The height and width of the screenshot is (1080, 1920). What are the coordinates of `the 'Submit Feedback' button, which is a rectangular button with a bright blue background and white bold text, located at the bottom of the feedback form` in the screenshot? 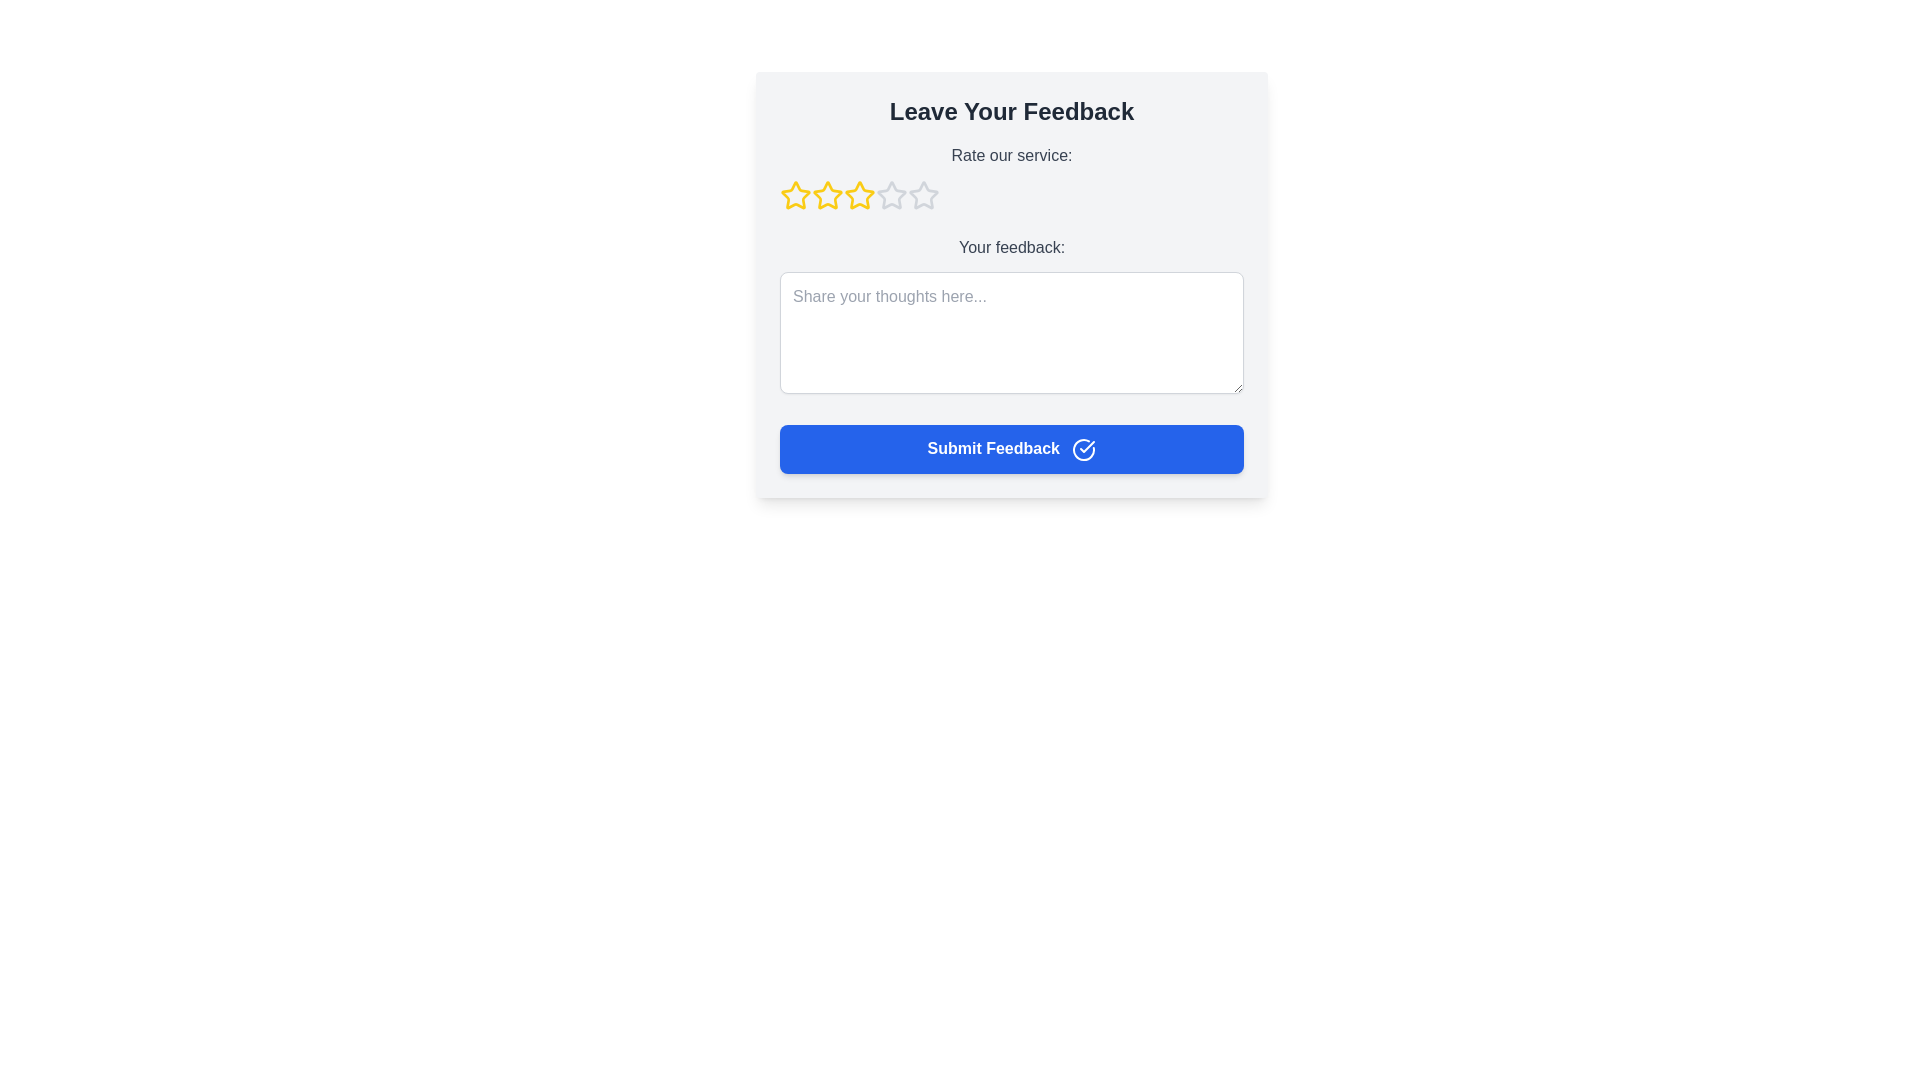 It's located at (1012, 447).